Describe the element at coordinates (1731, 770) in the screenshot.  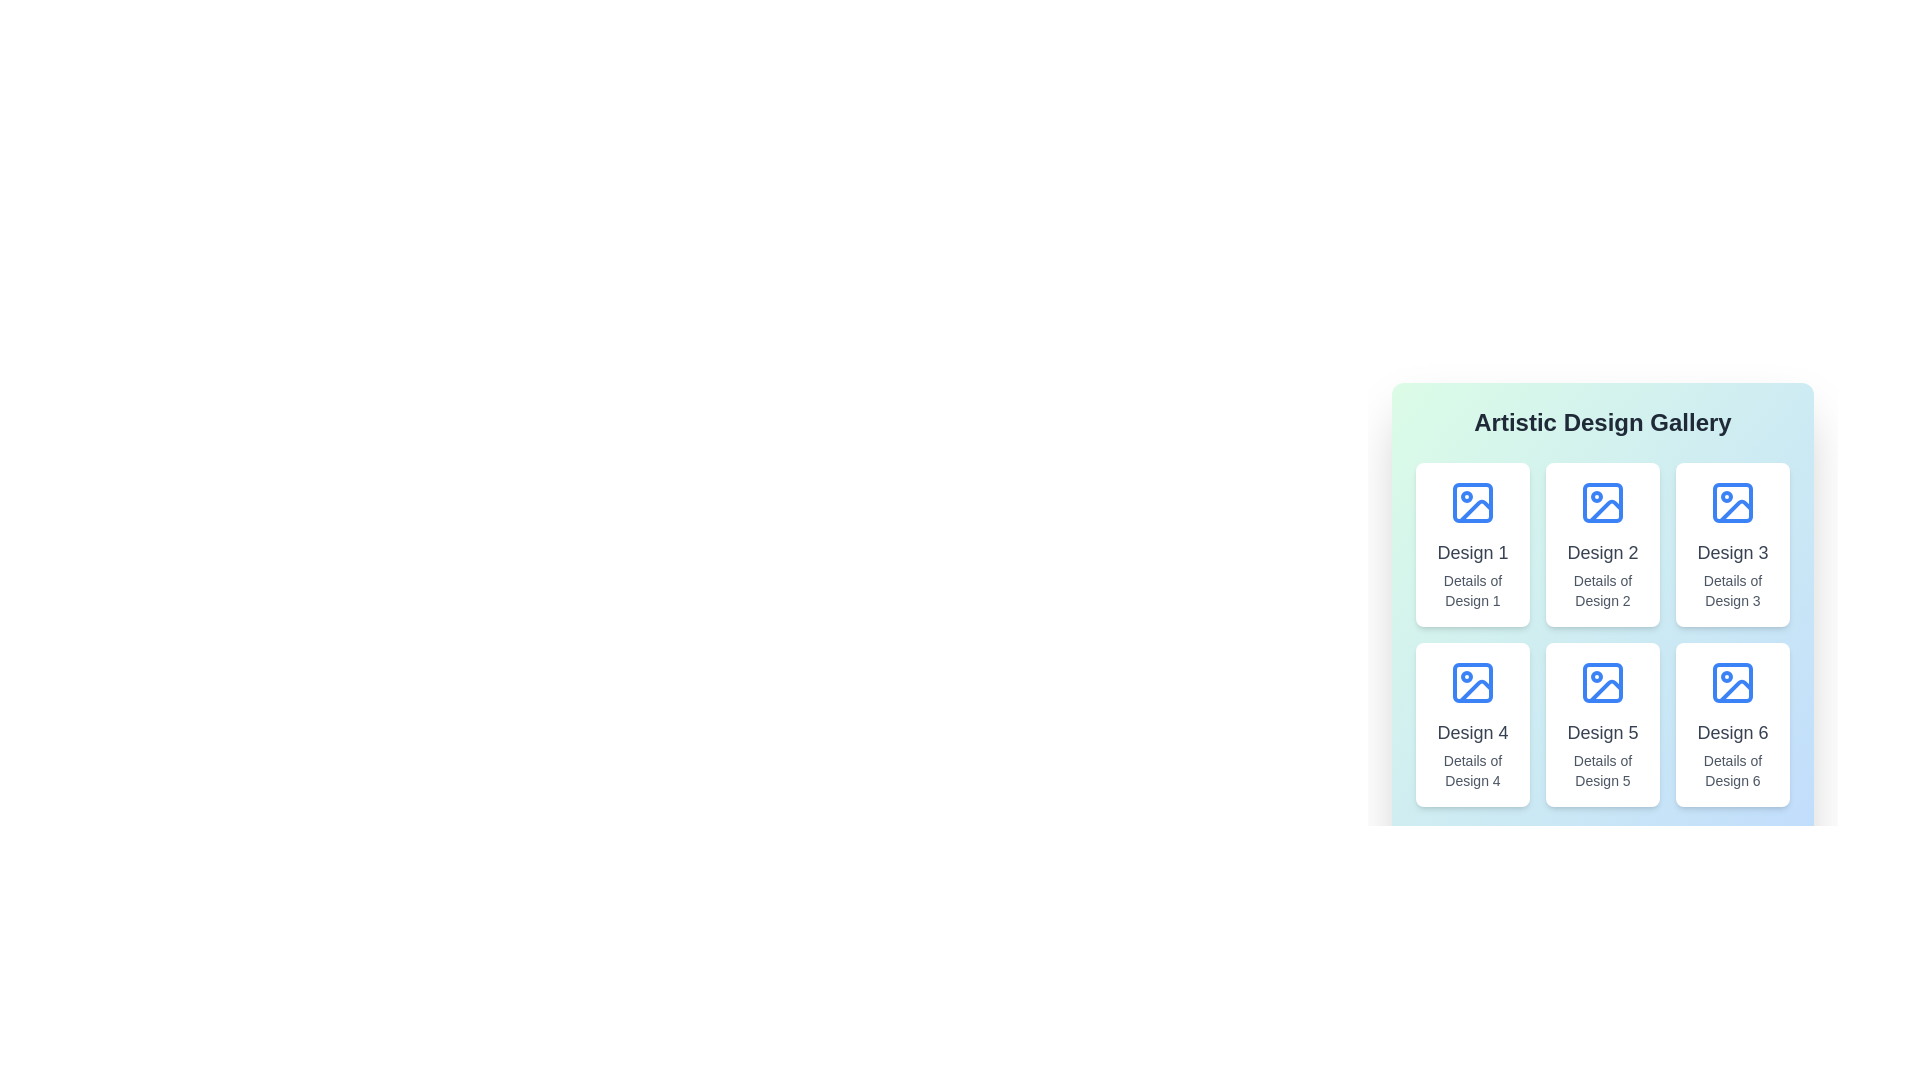
I see `the text element displaying 'Details of Design 6' in a smaller gray font, located beneath the bold title 'Design 6' at the bottom of the sixth grid item in the 3x2 grid layout` at that location.